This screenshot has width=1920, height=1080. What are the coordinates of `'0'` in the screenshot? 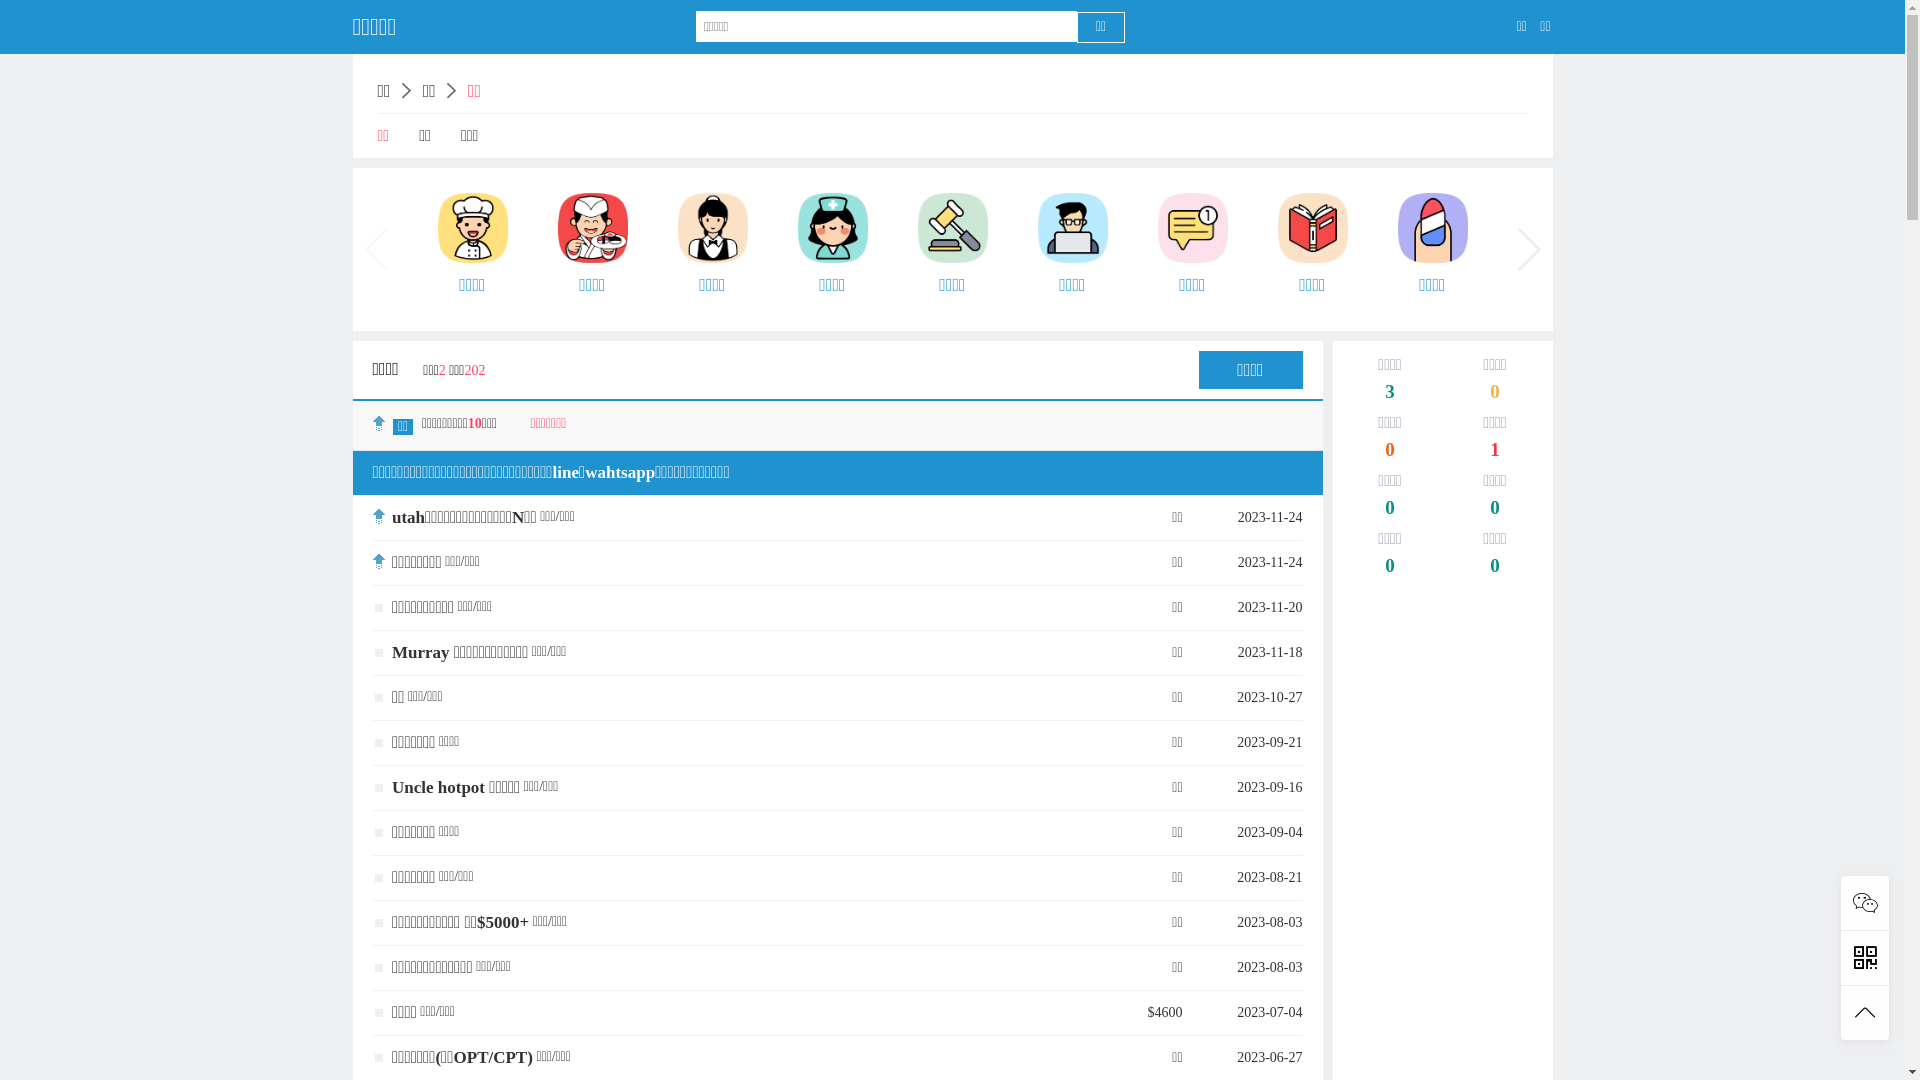 It's located at (1494, 393).